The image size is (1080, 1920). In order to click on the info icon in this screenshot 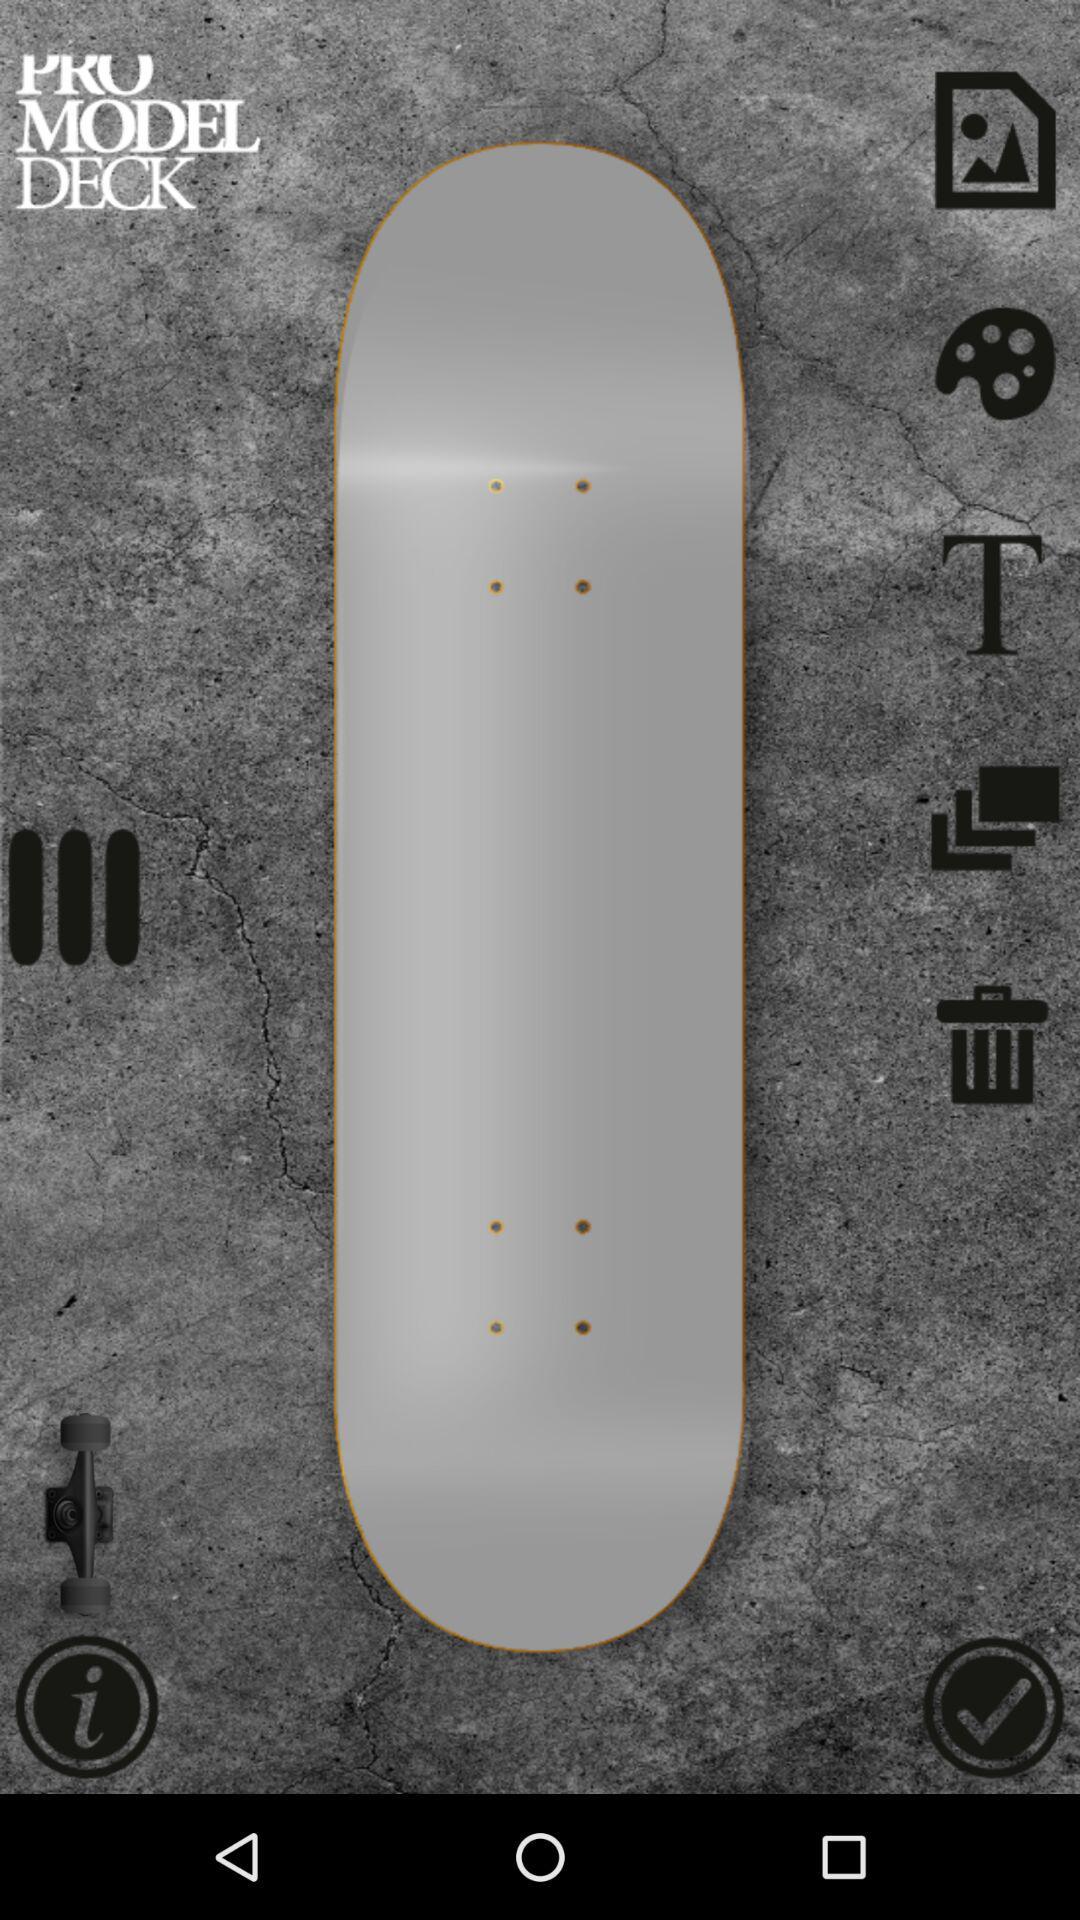, I will do `click(86, 1826)`.